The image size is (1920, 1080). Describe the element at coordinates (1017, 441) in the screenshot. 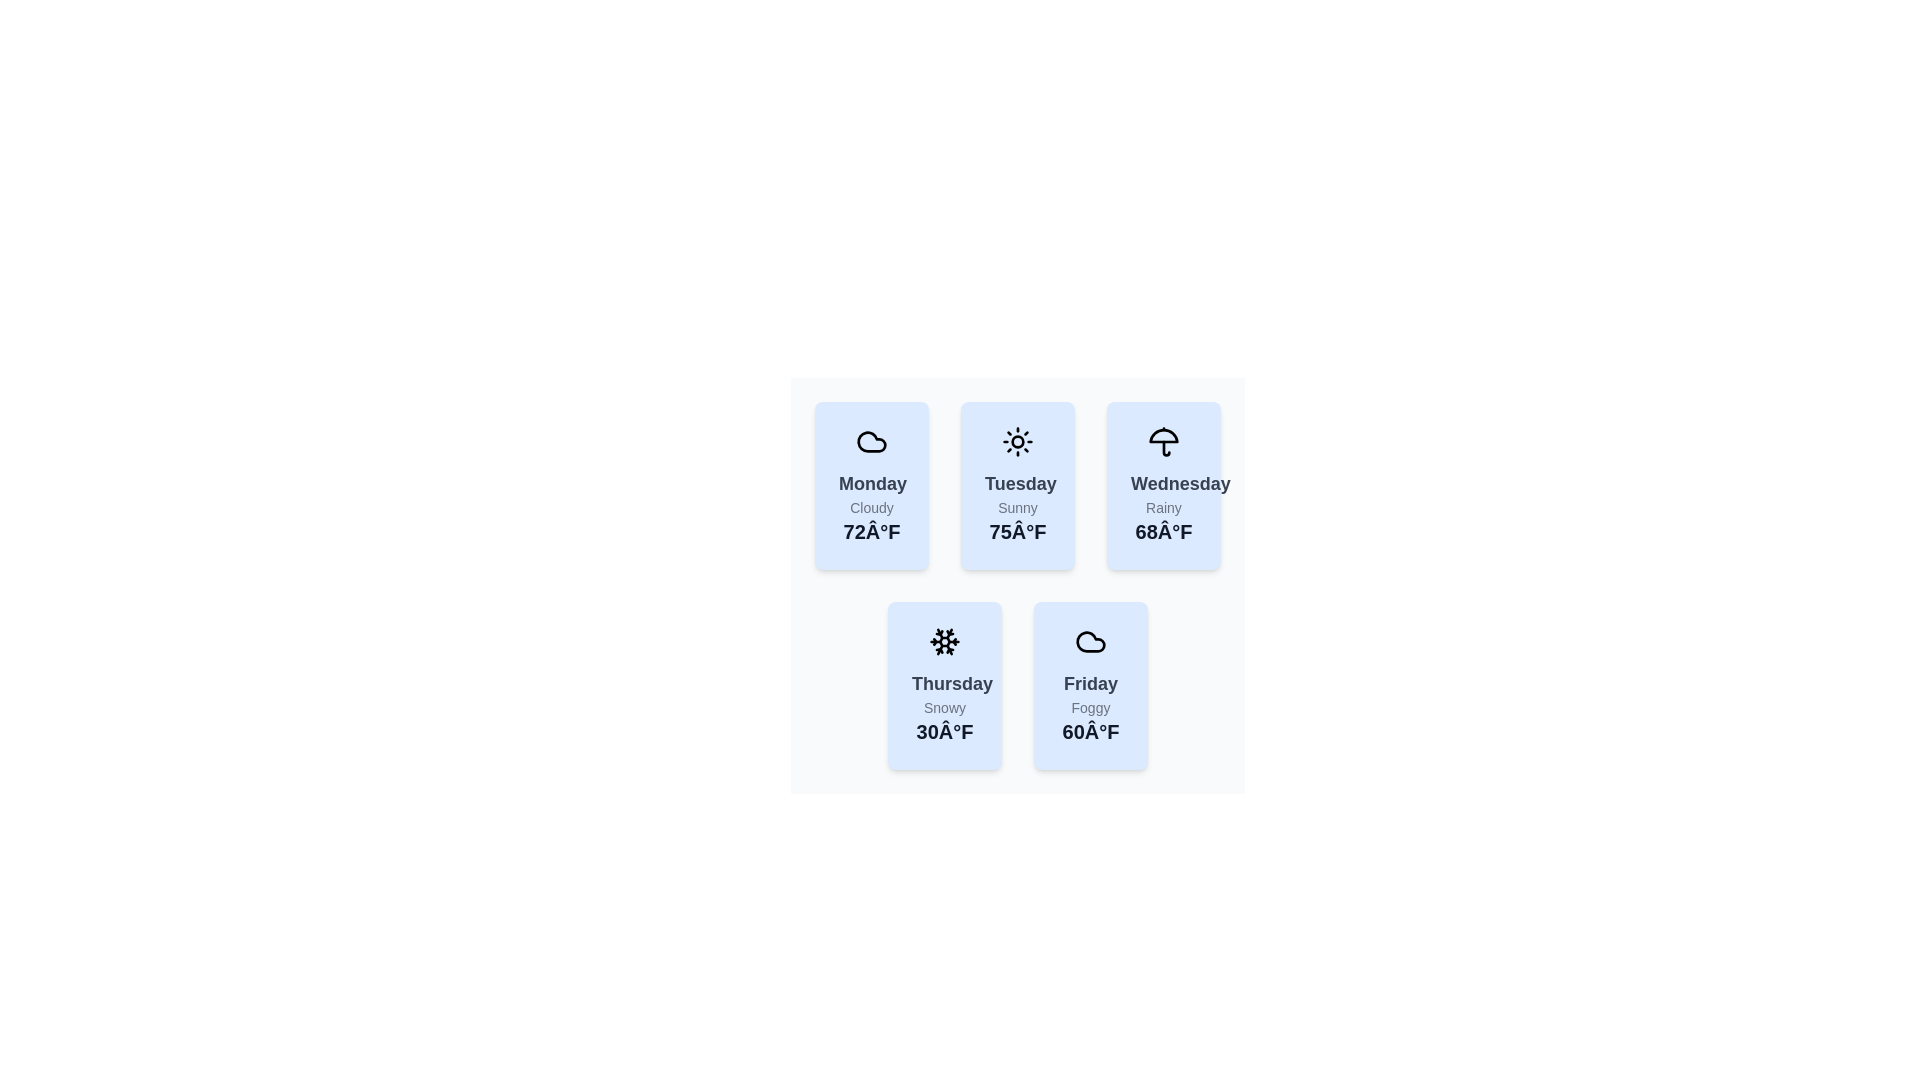

I see `the filled circular shape at the center of the sun icon on the 'Tuesday' weather card for interactions` at that location.